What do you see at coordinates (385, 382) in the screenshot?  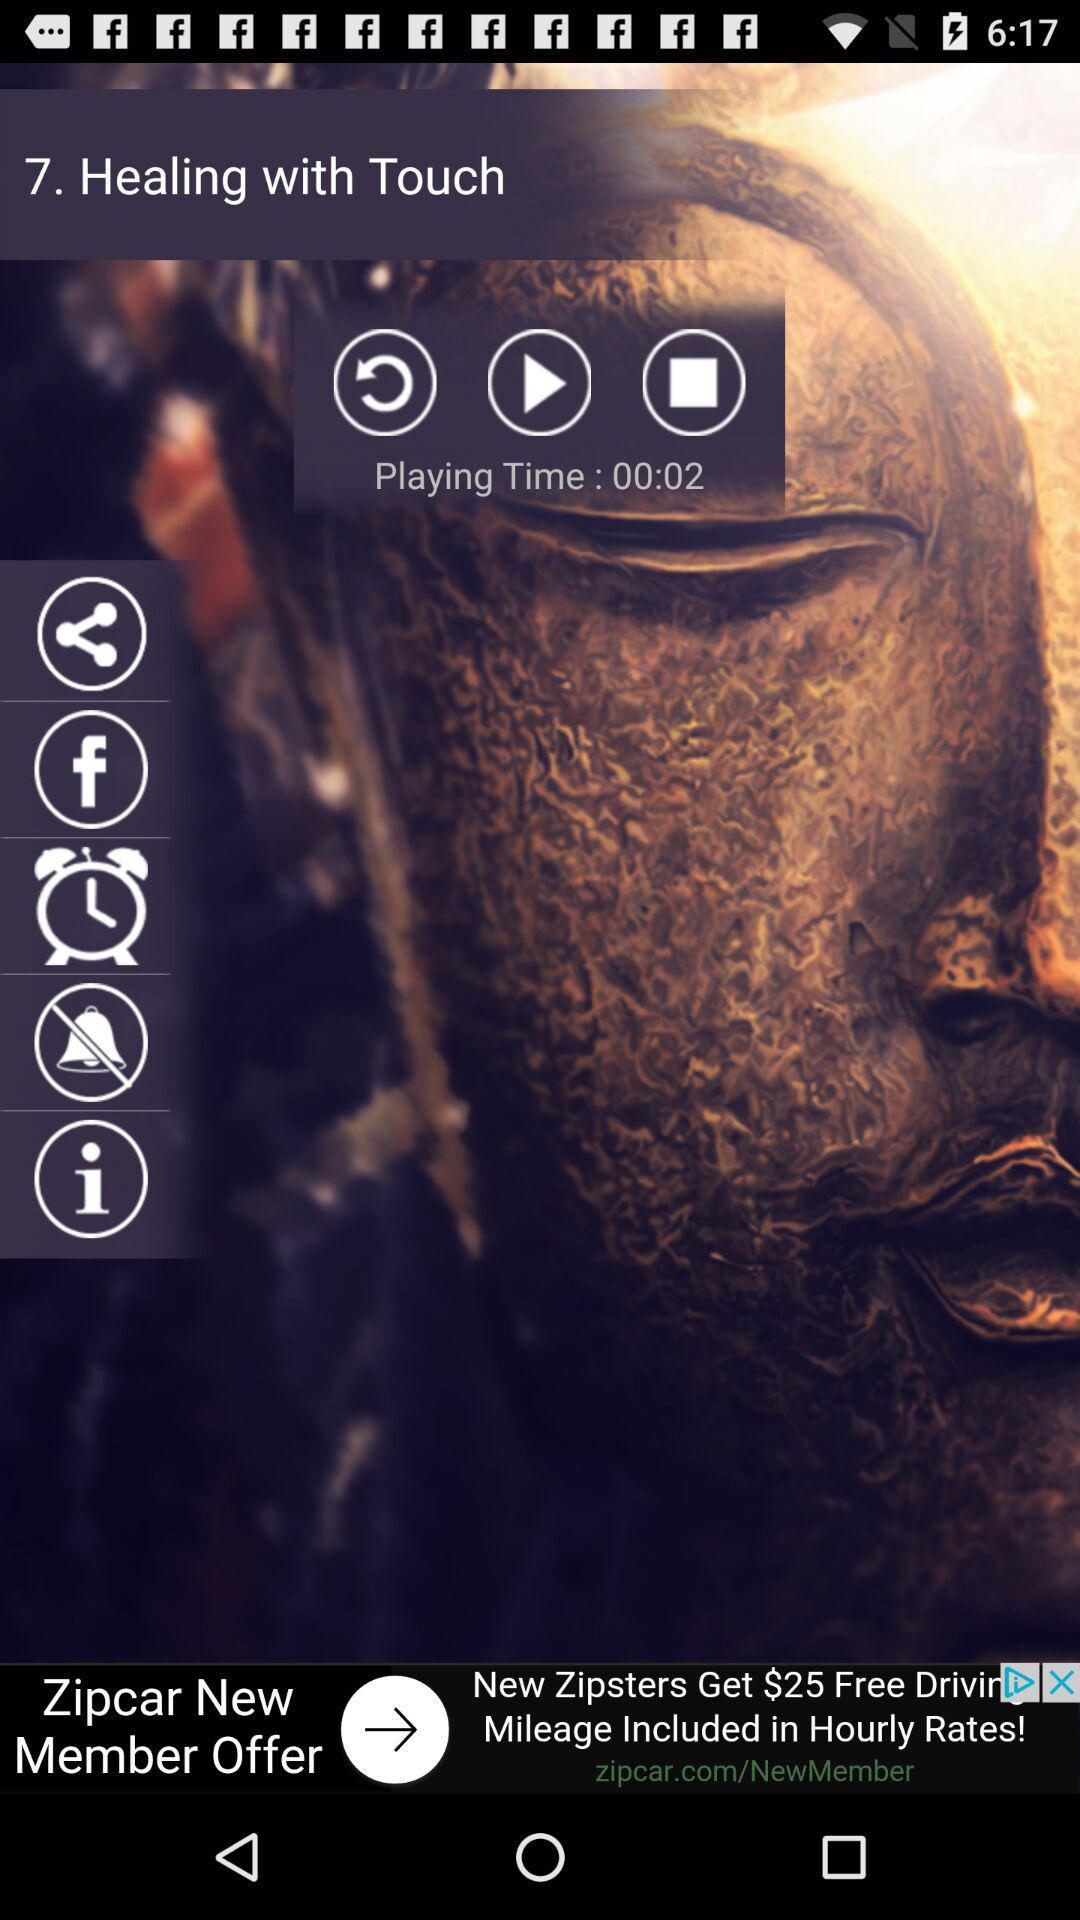 I see `replay song` at bounding box center [385, 382].